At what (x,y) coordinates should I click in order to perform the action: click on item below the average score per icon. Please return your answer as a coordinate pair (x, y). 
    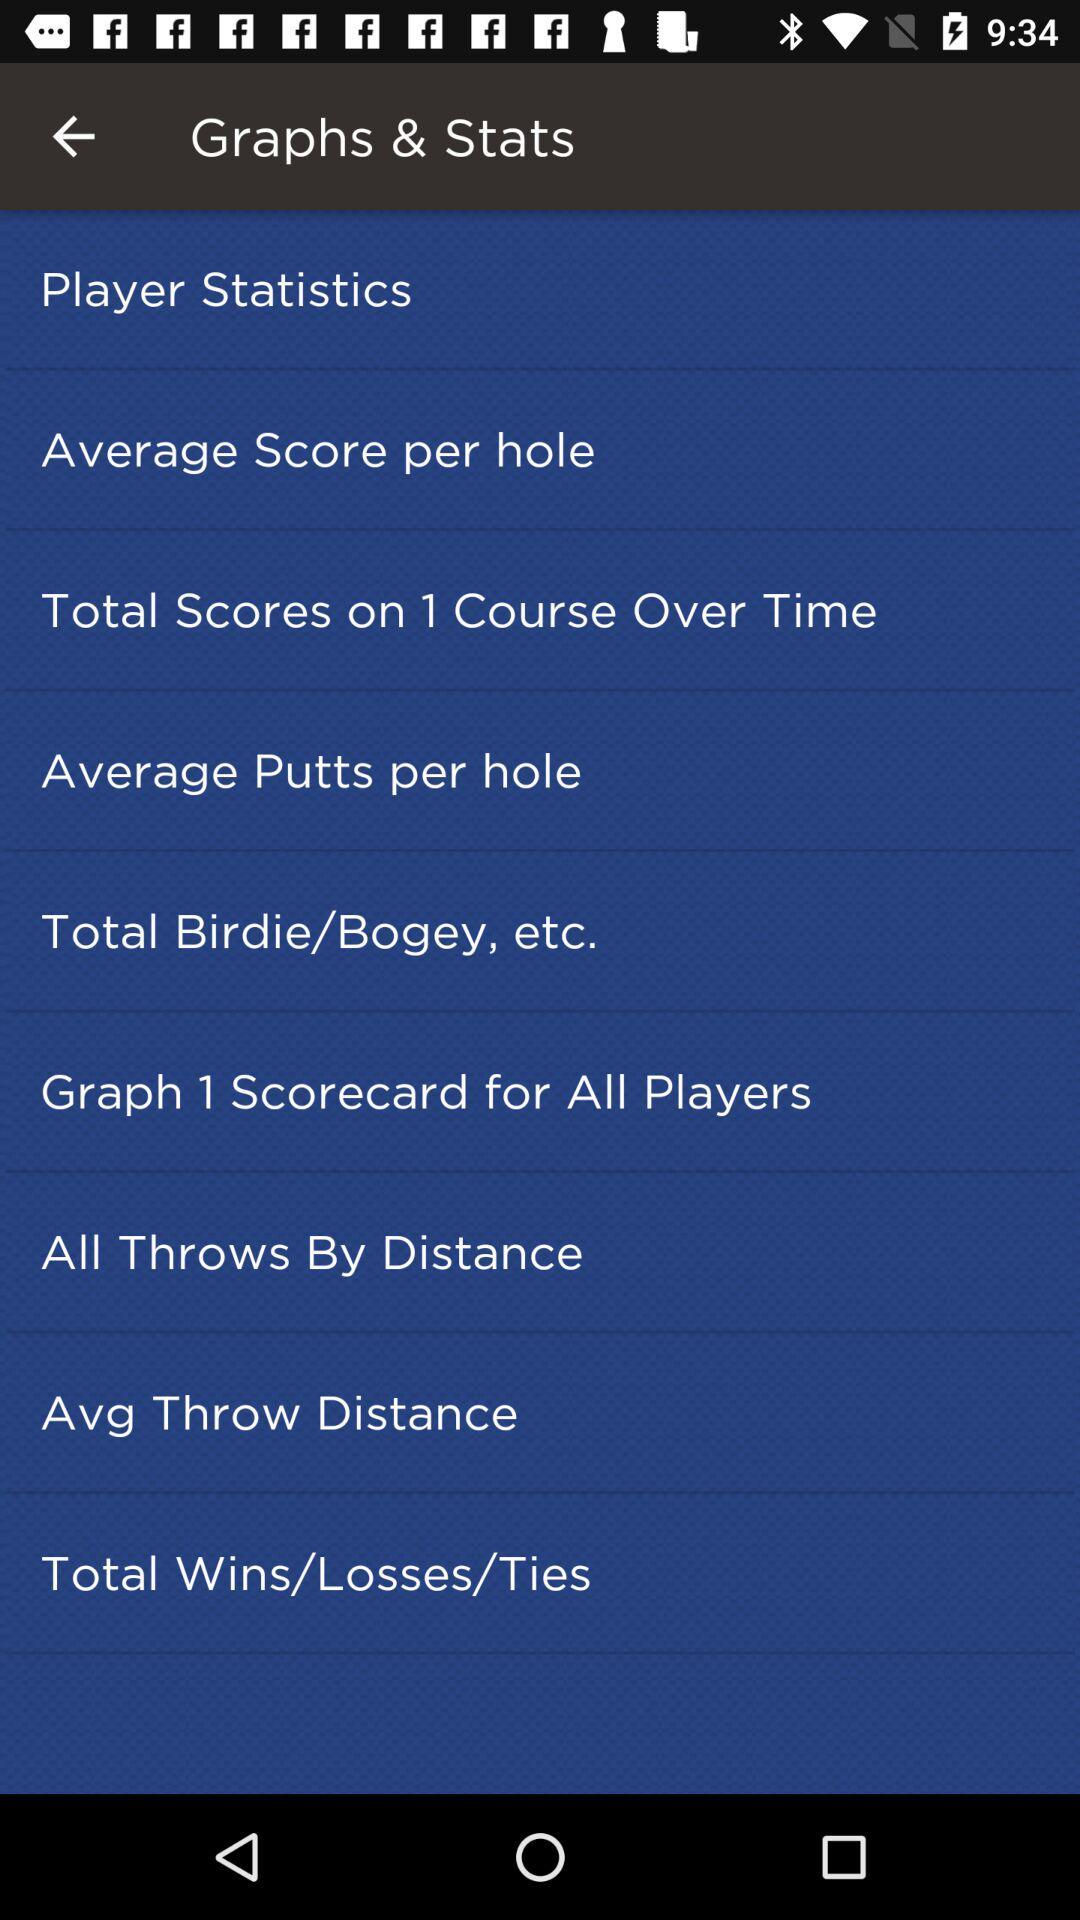
    Looking at the image, I should click on (546, 608).